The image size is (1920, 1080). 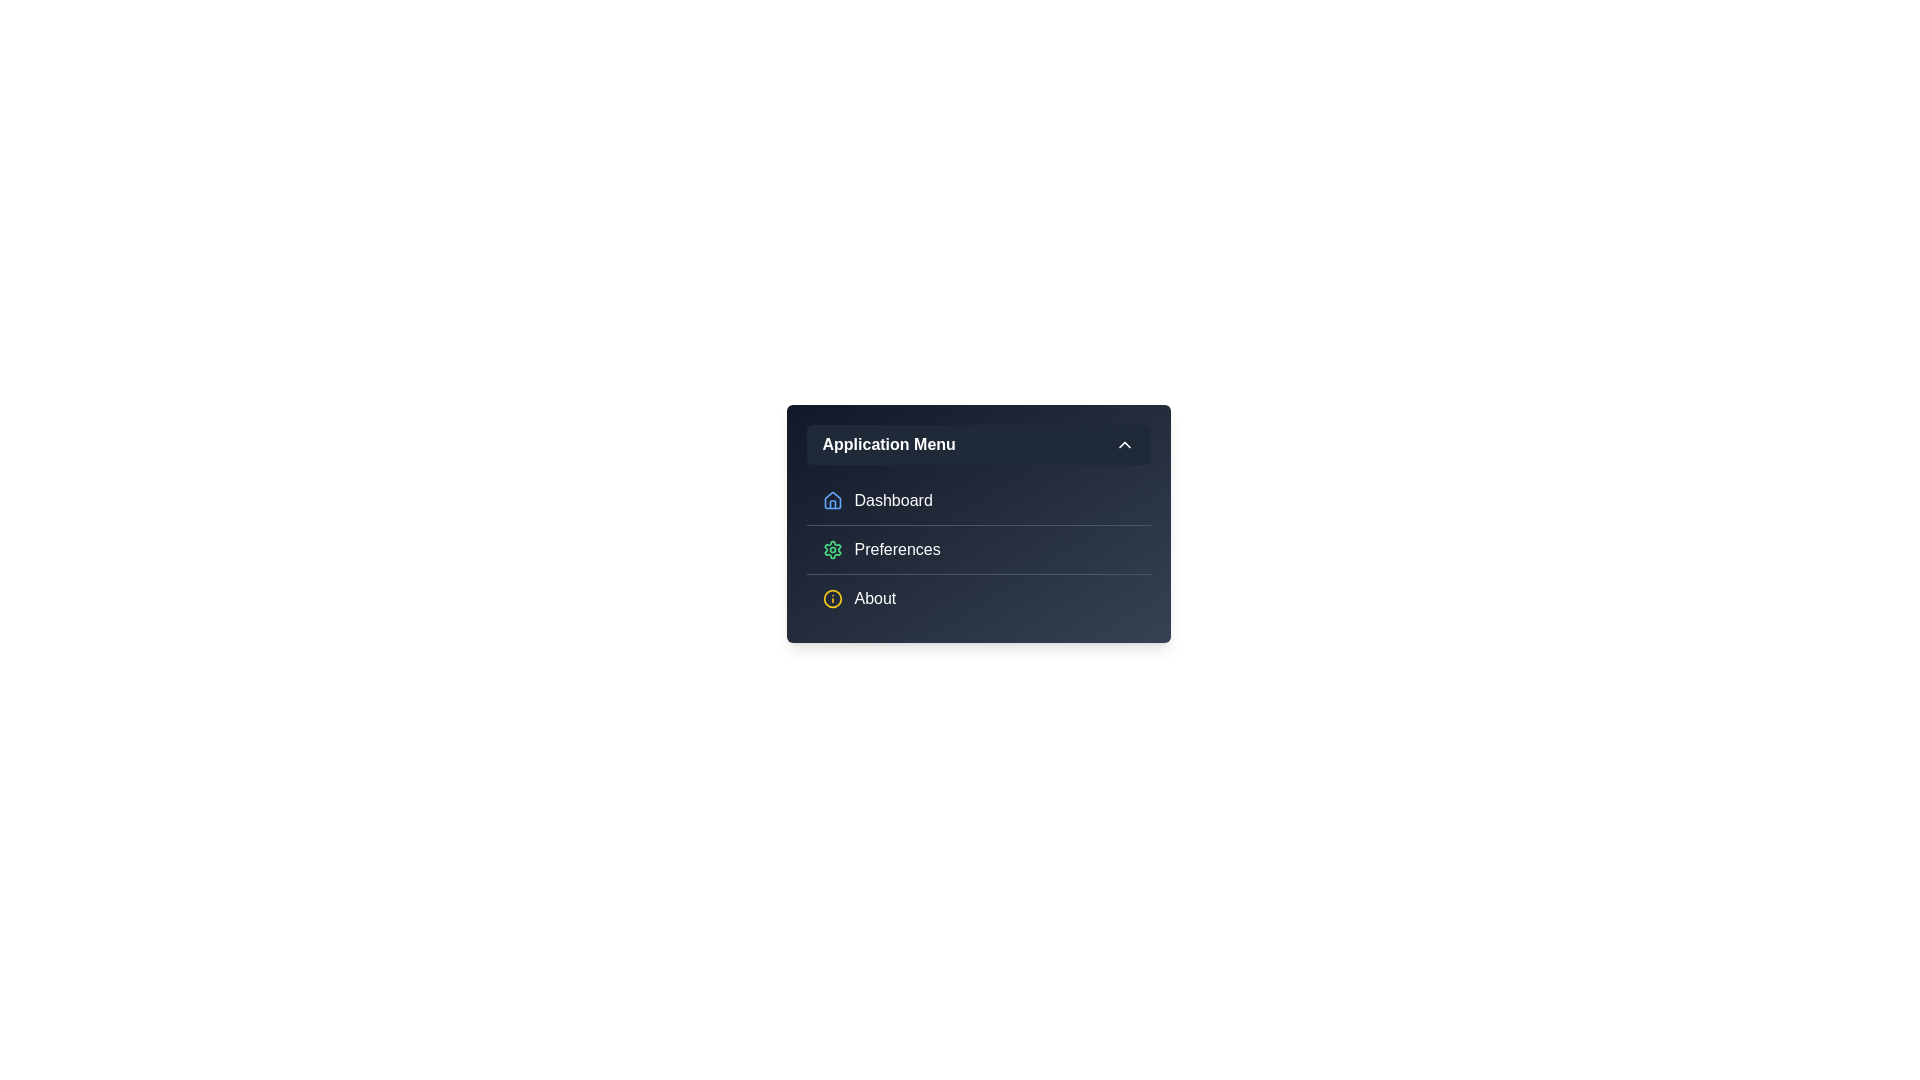 What do you see at coordinates (978, 549) in the screenshot?
I see `the menu item Preferences to inspect its visual feedback` at bounding box center [978, 549].